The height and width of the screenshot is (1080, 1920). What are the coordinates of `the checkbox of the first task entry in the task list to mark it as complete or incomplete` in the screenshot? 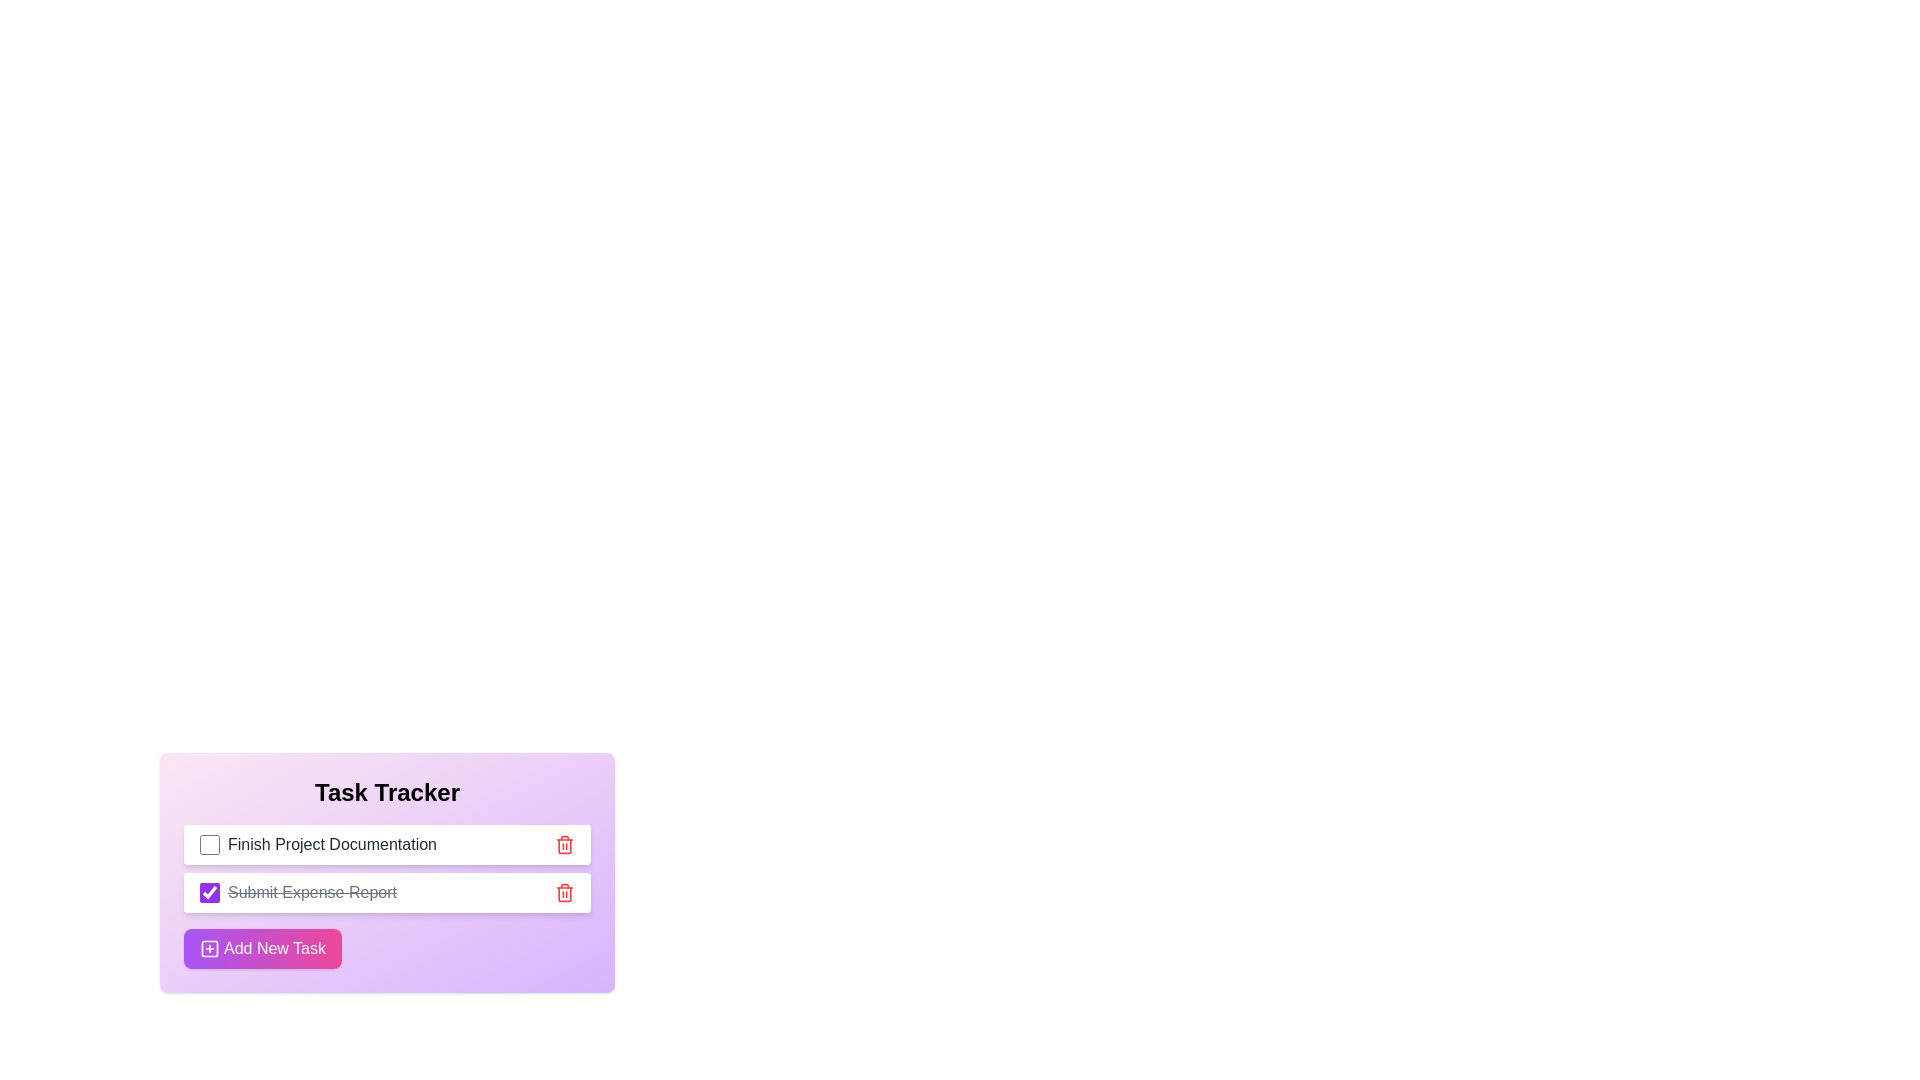 It's located at (387, 844).